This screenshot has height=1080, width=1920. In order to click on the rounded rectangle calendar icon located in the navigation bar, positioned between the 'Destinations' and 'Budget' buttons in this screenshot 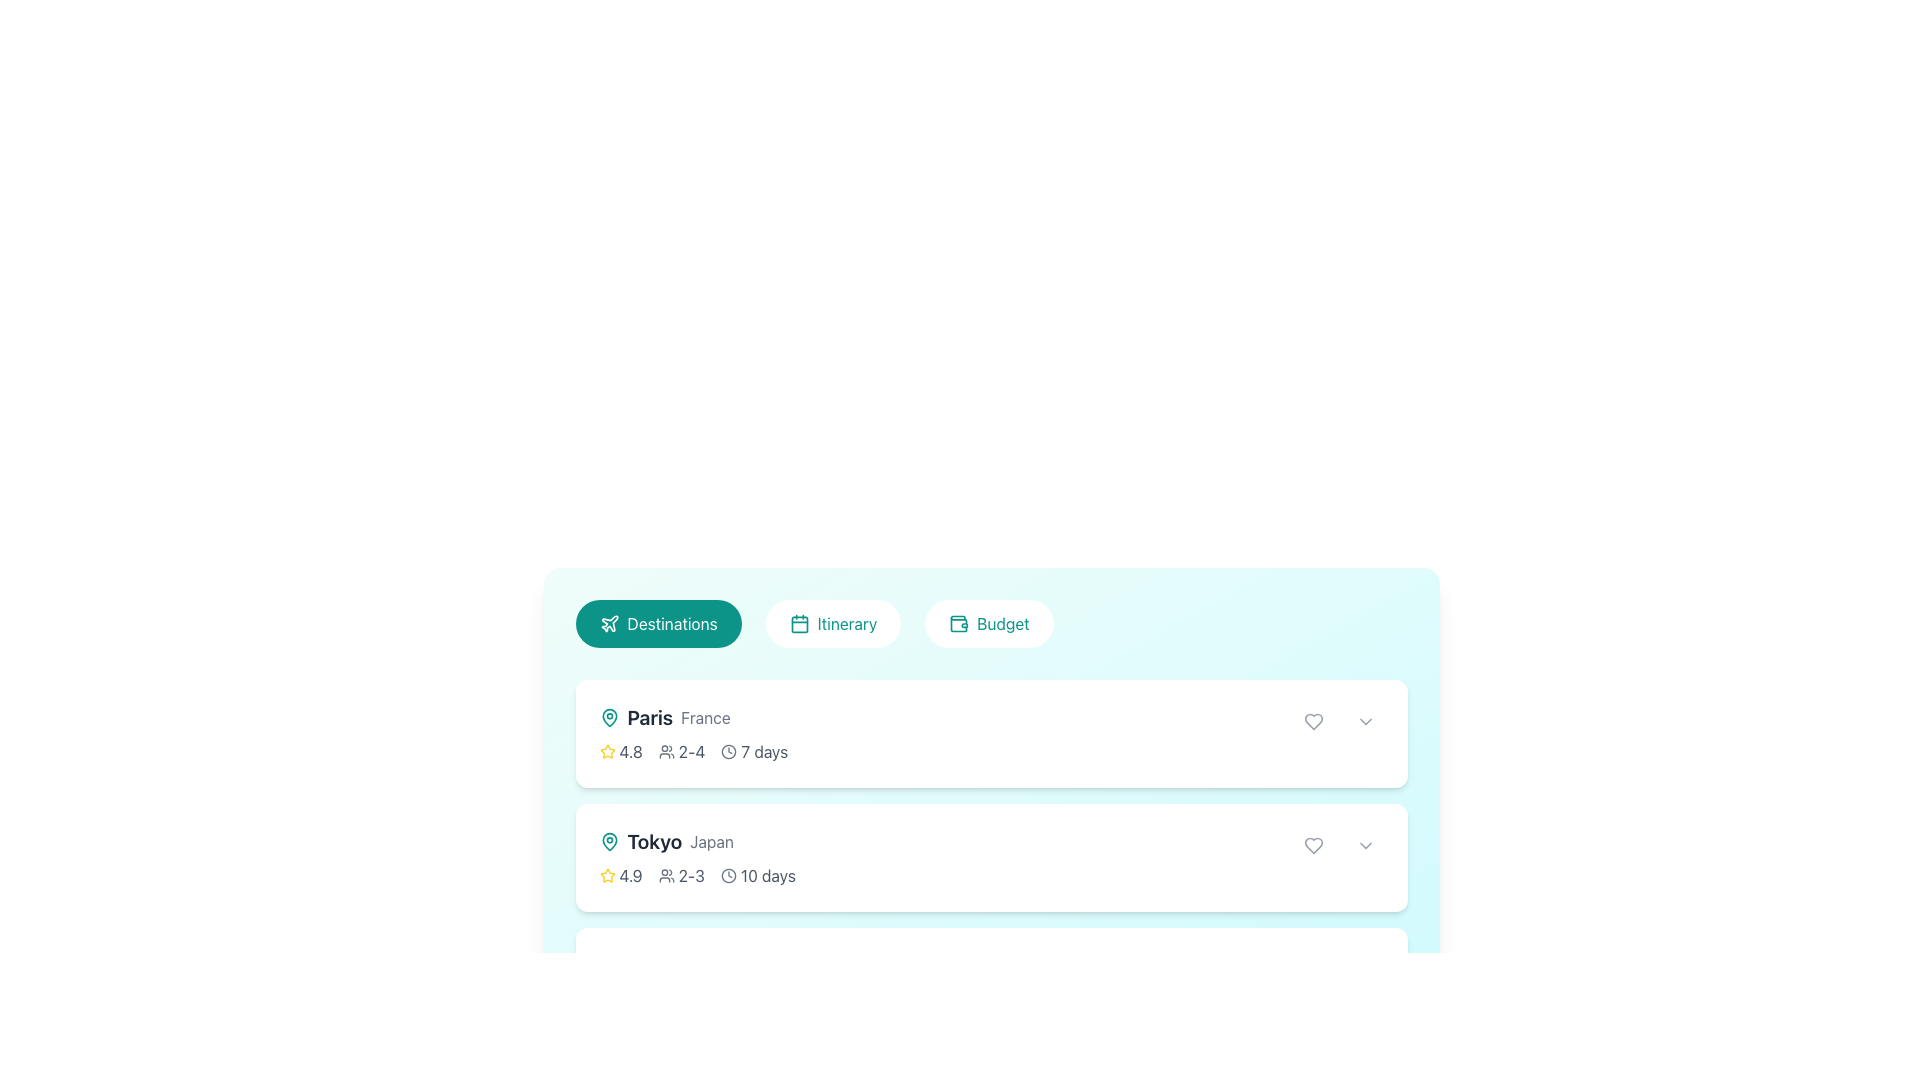, I will do `click(798, 623)`.